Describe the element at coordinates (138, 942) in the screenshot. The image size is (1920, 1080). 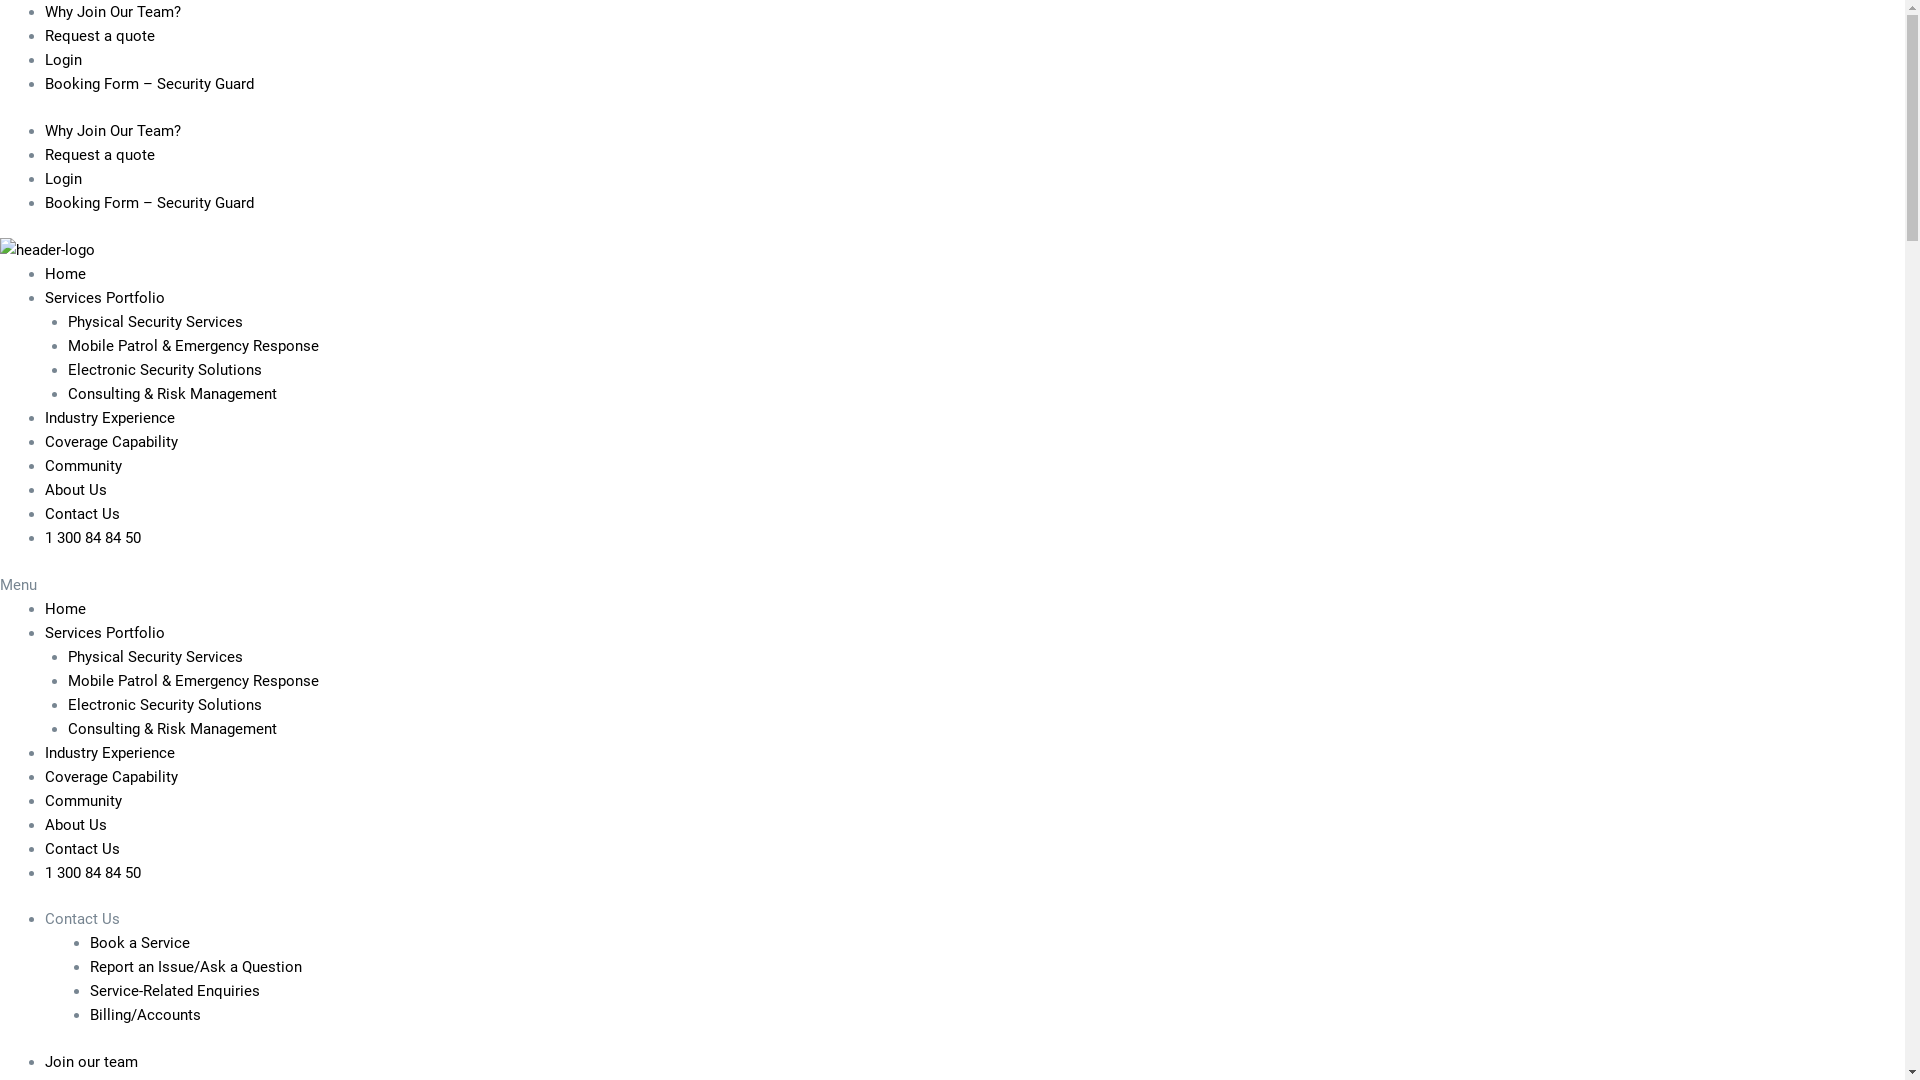
I see `'Book a Service'` at that location.